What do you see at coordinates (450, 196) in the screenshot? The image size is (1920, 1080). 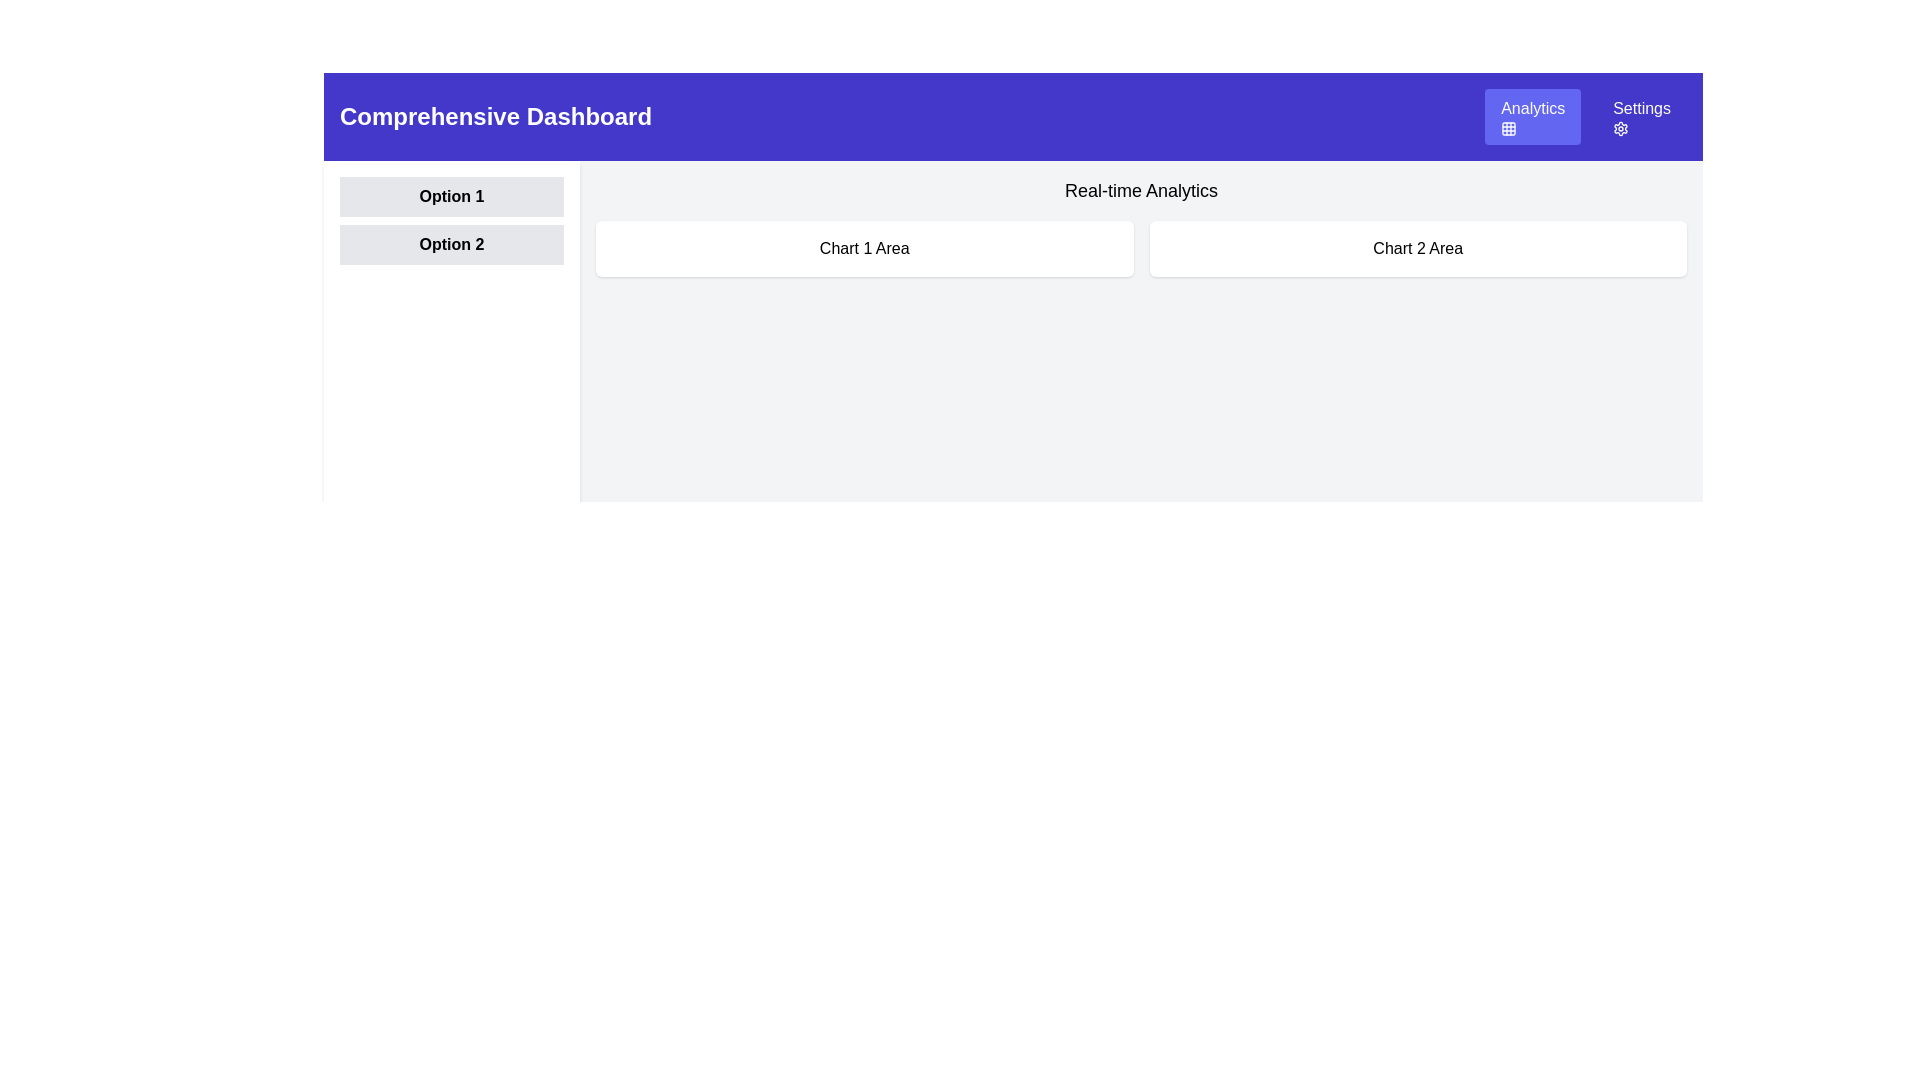 I see `the label section with bold text 'Option 1' that has a light gray background, positioned under the purple banner 'Comprehensive Dashboard'` at bounding box center [450, 196].